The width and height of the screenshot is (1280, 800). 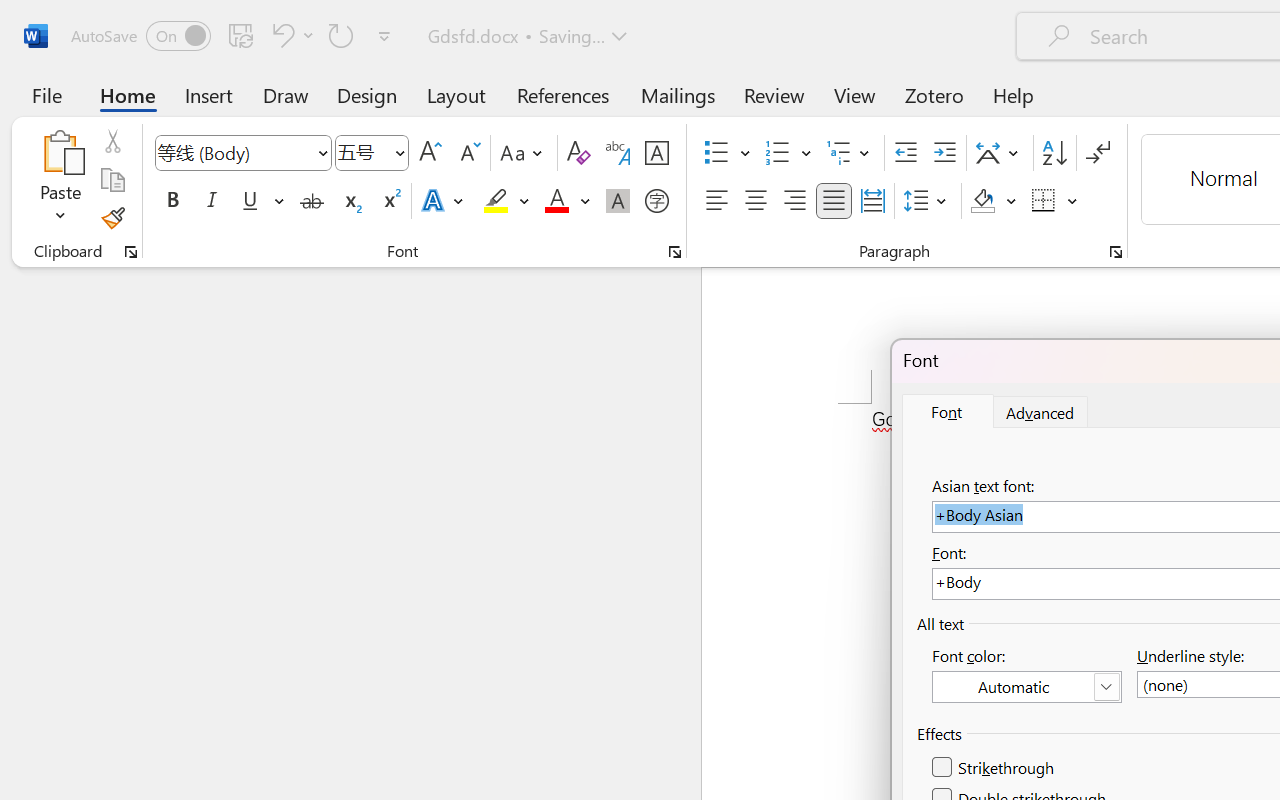 I want to click on 'Shrink Font', so click(x=467, y=153).